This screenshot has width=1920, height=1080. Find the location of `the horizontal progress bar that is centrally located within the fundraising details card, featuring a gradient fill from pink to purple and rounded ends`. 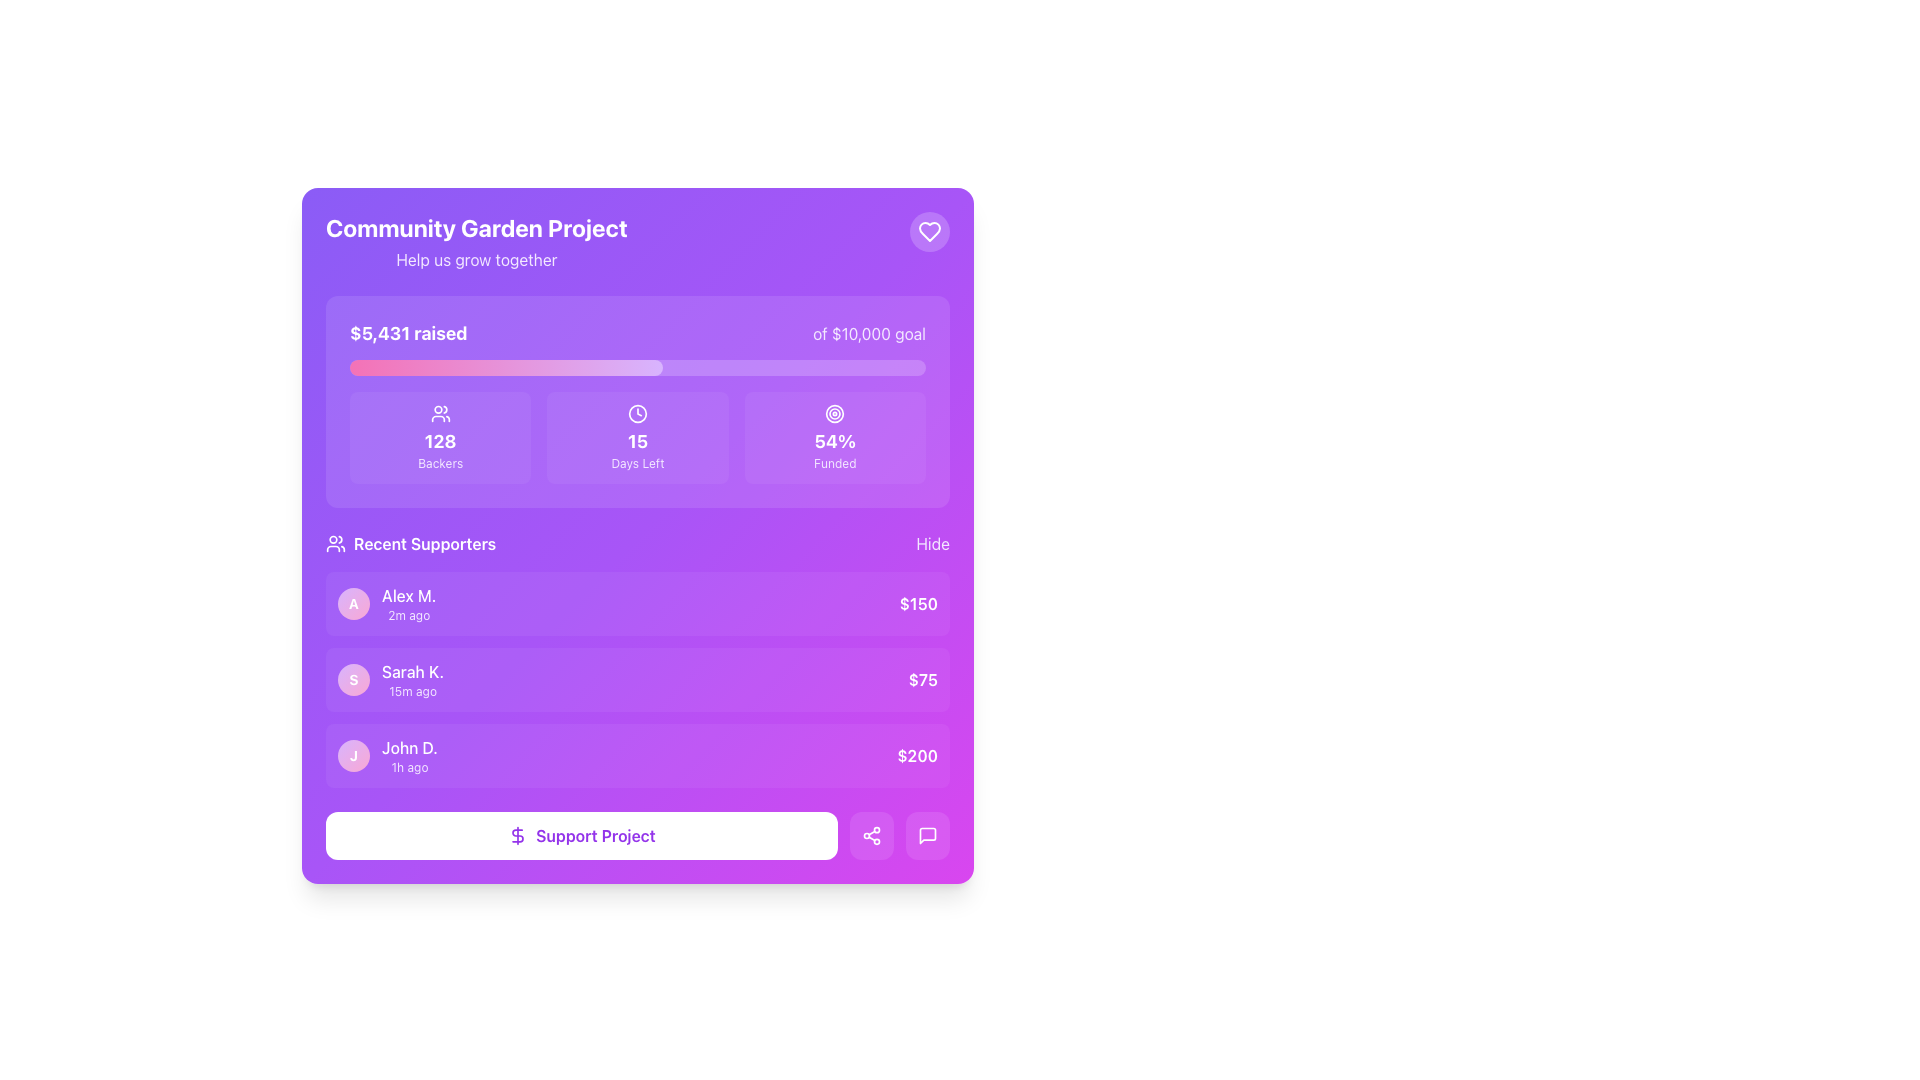

the horizontal progress bar that is centrally located within the fundraising details card, featuring a gradient fill from pink to purple and rounded ends is located at coordinates (637, 367).